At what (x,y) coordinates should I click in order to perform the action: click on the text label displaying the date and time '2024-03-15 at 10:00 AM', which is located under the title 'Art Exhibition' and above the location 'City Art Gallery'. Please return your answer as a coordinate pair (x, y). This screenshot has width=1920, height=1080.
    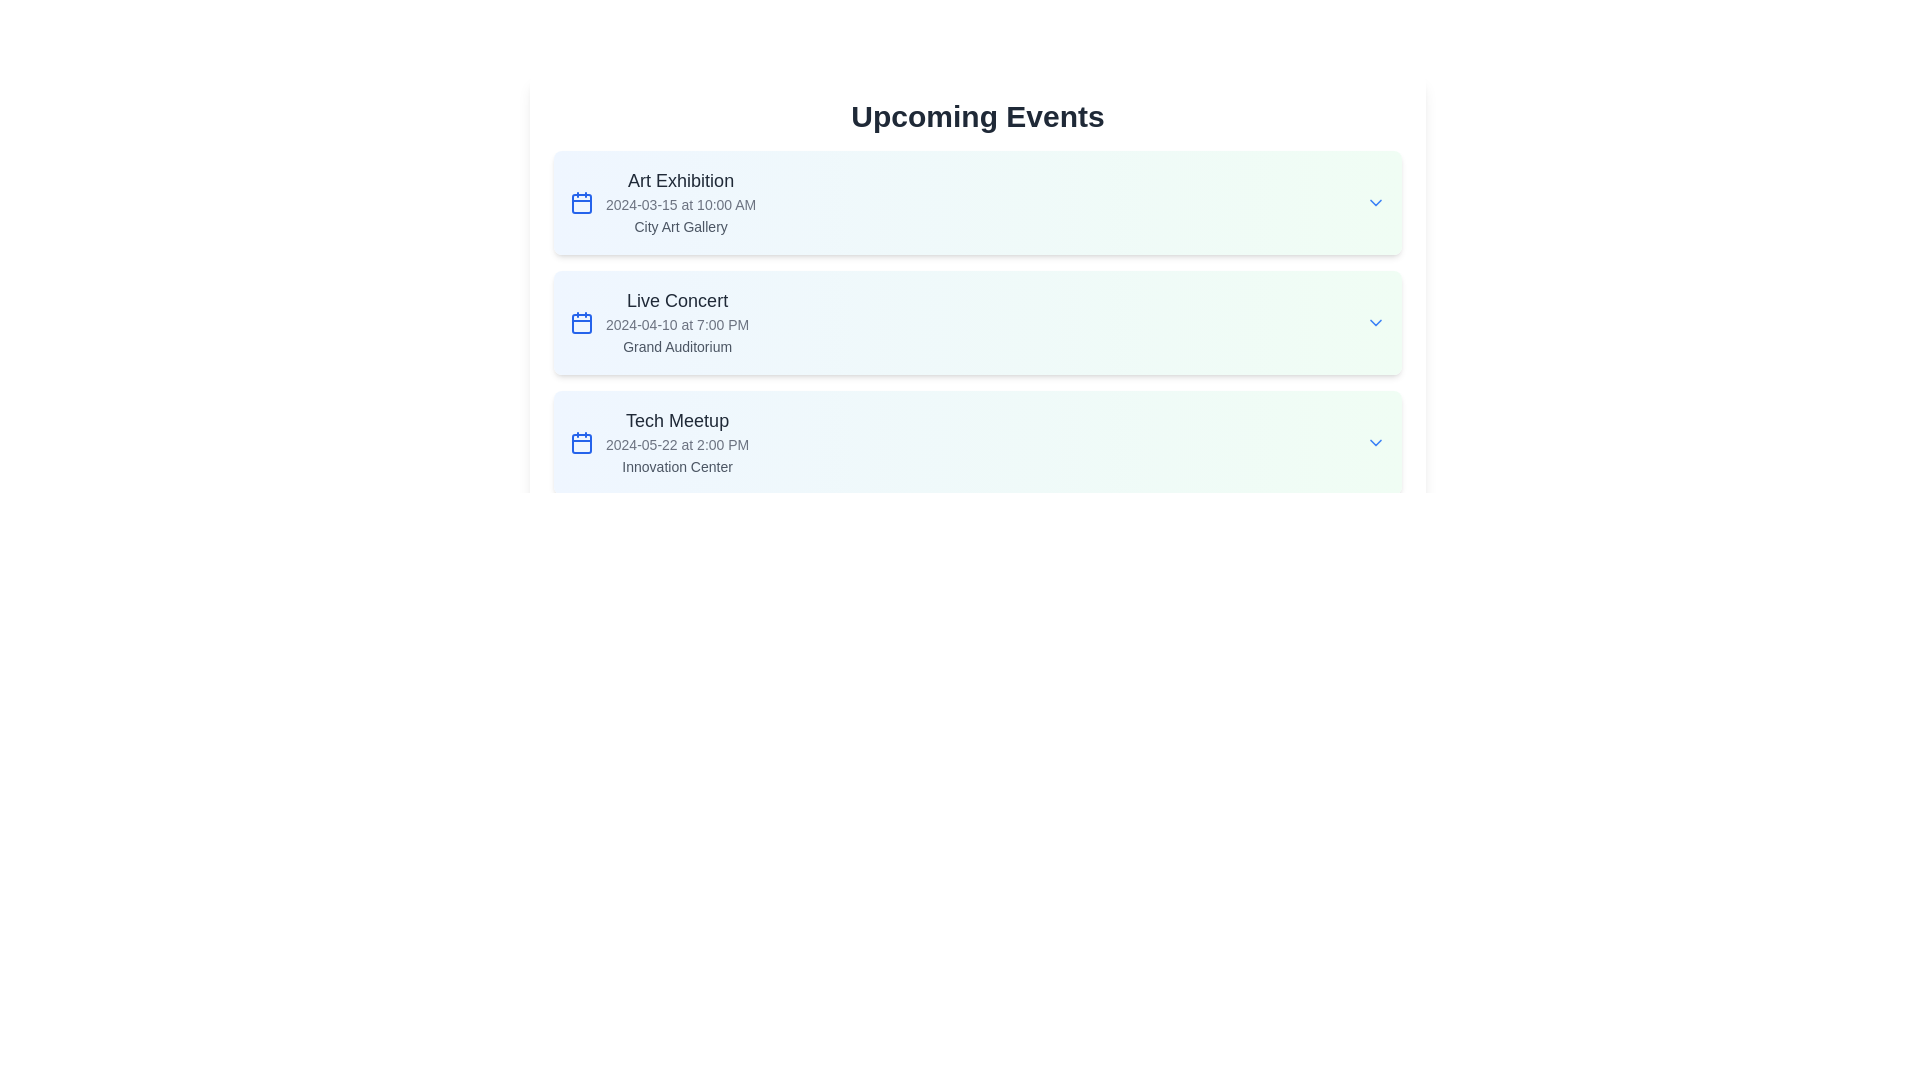
    Looking at the image, I should click on (681, 204).